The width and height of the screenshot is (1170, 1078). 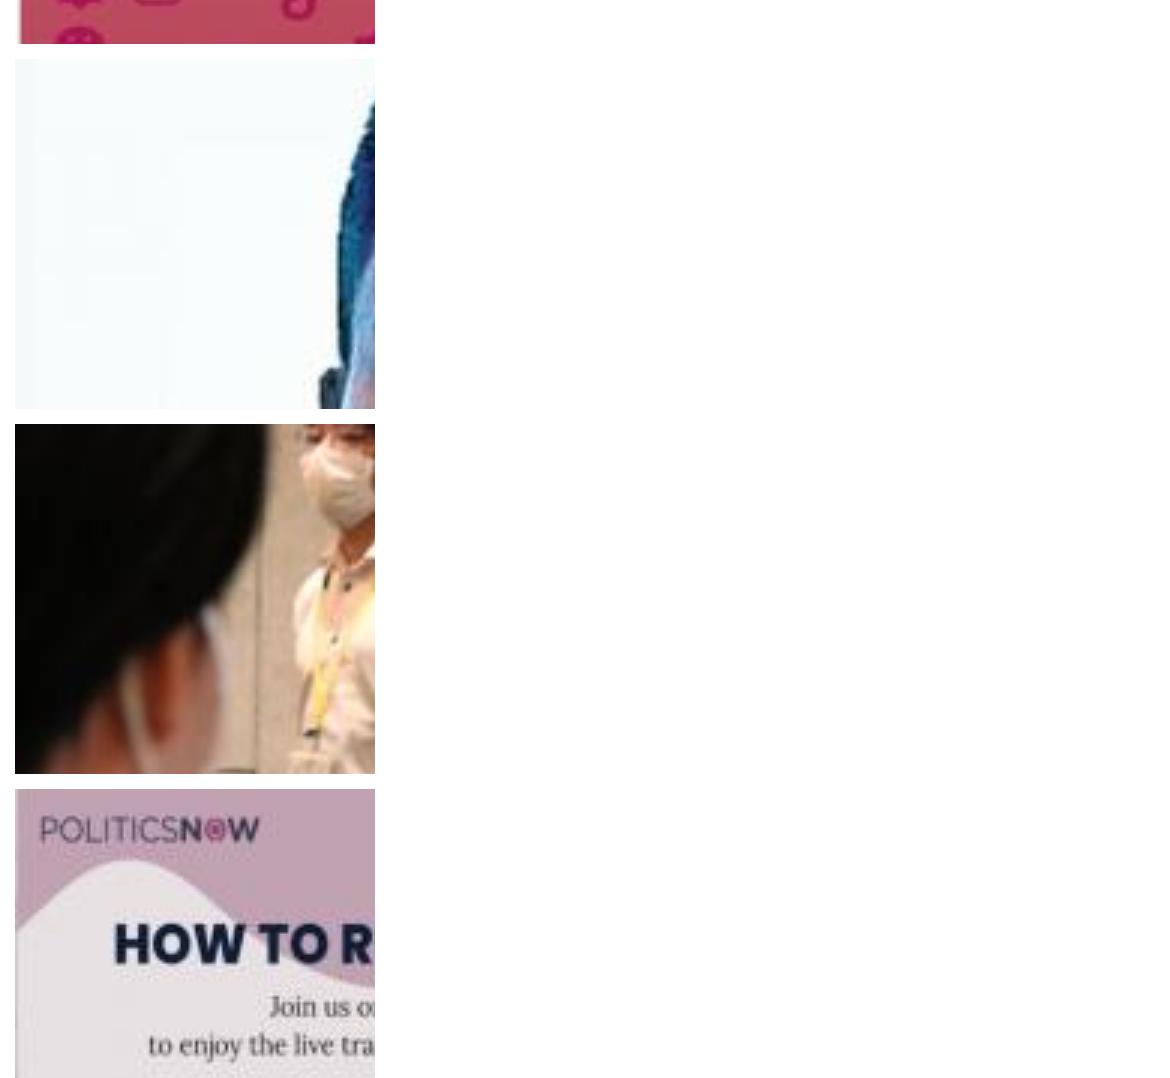 What do you see at coordinates (112, 771) in the screenshot?
I see `'Friday, December 09, 2022'` at bounding box center [112, 771].